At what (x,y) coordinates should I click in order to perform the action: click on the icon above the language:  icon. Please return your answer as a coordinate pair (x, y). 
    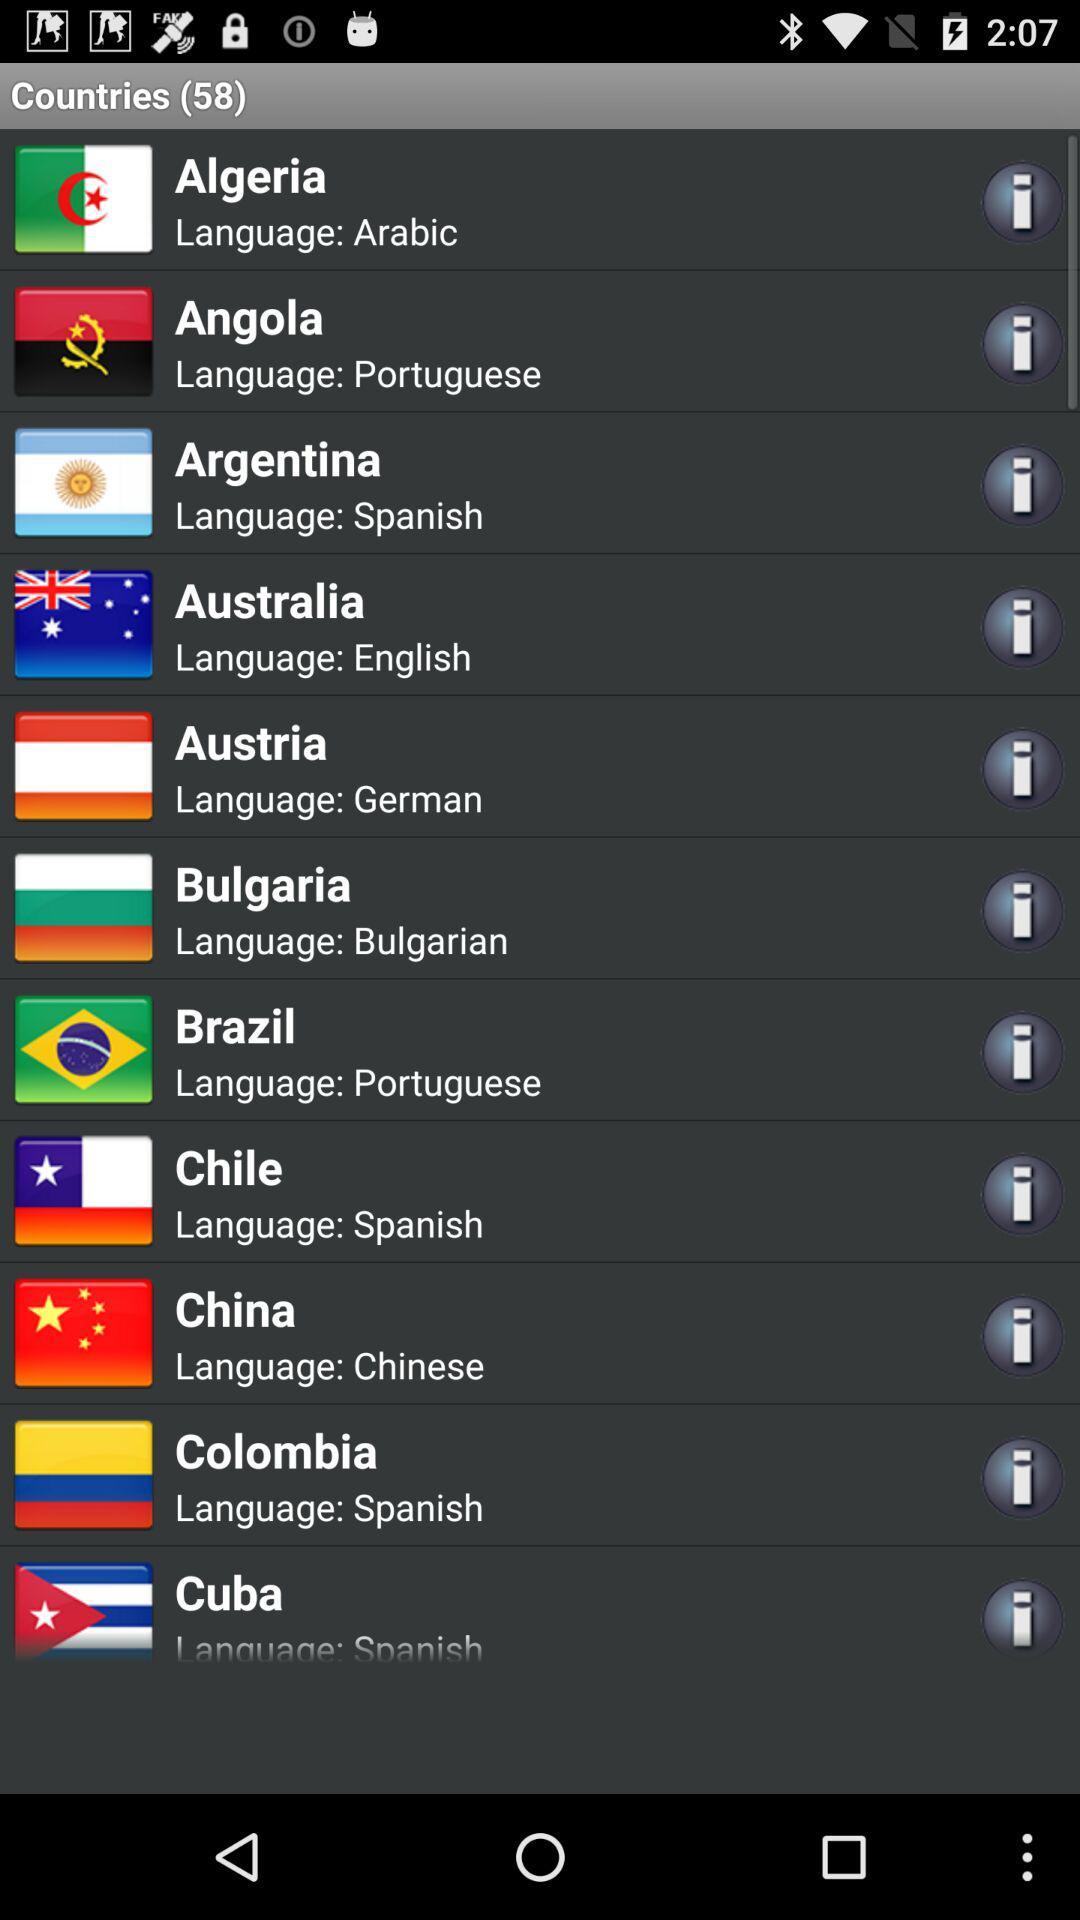
    Looking at the image, I should click on (357, 1024).